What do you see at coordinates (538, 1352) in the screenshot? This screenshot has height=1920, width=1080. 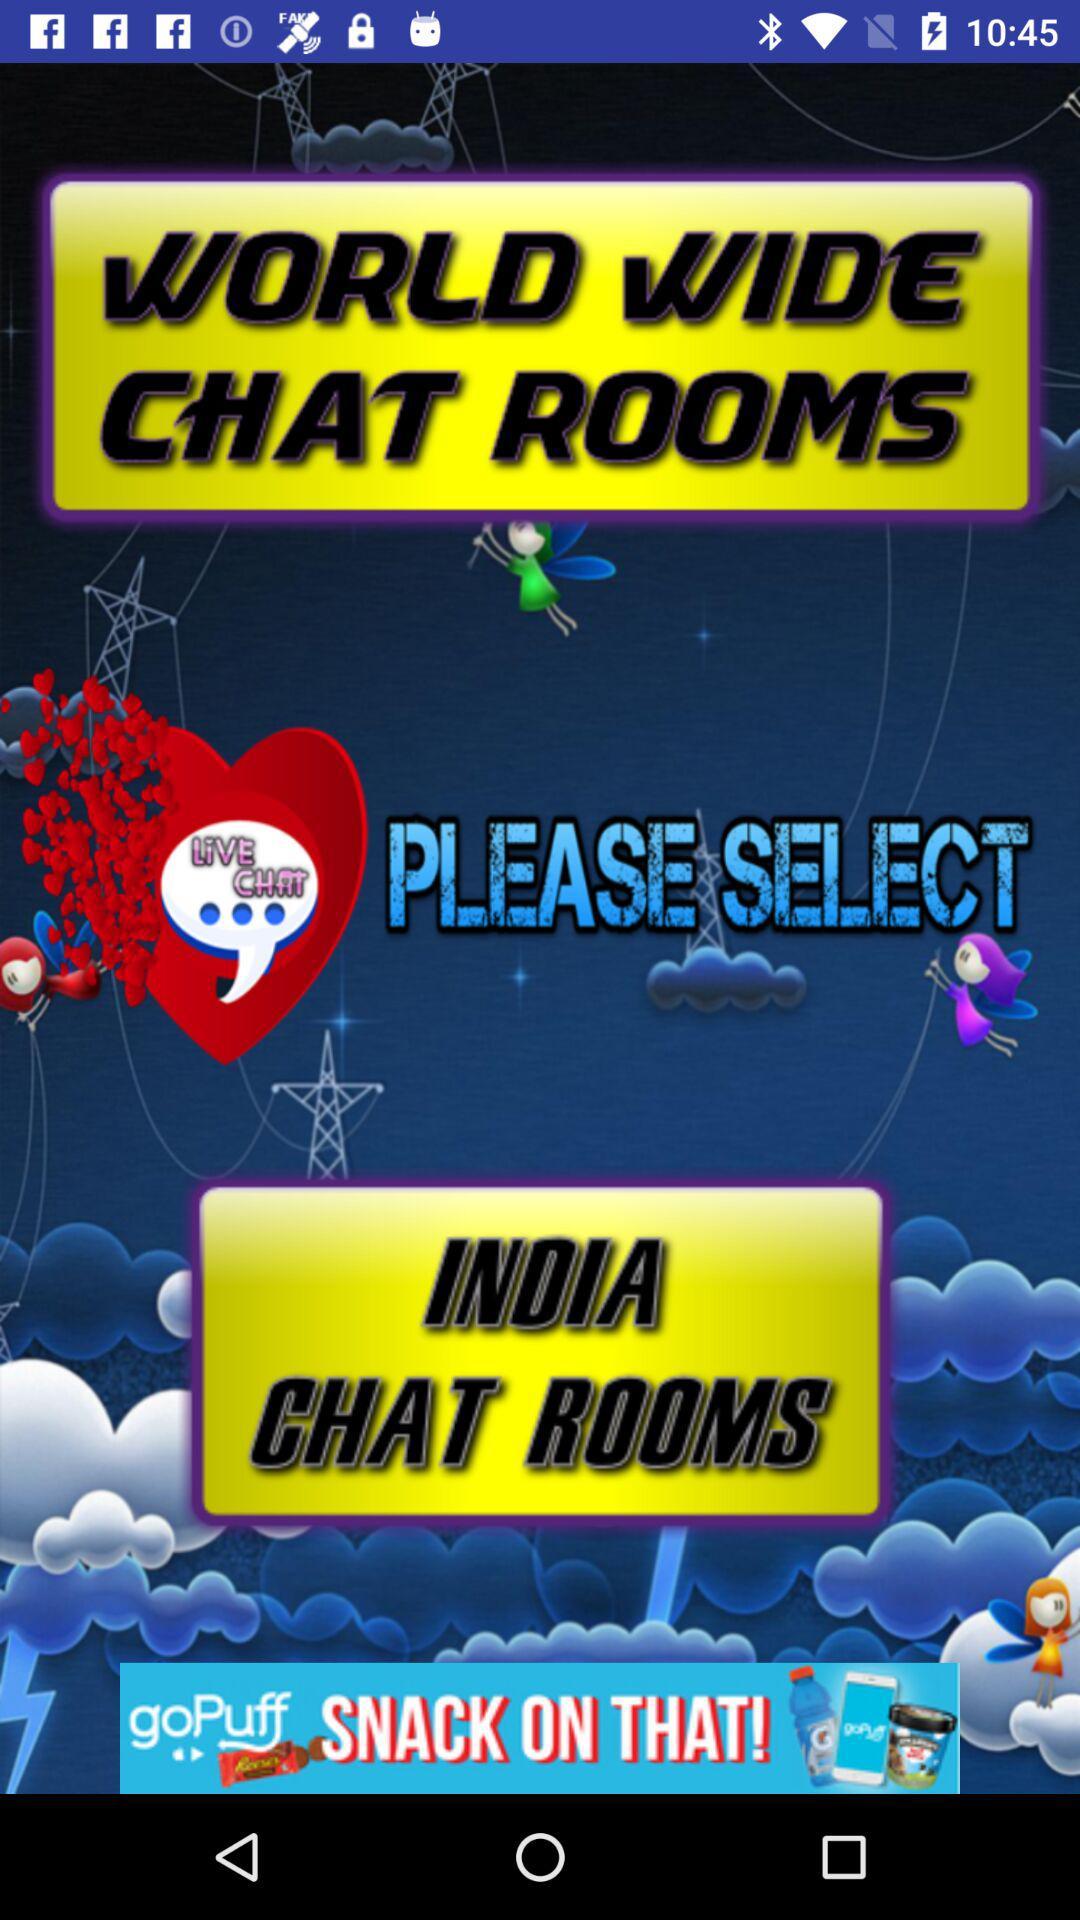 I see `game` at bounding box center [538, 1352].